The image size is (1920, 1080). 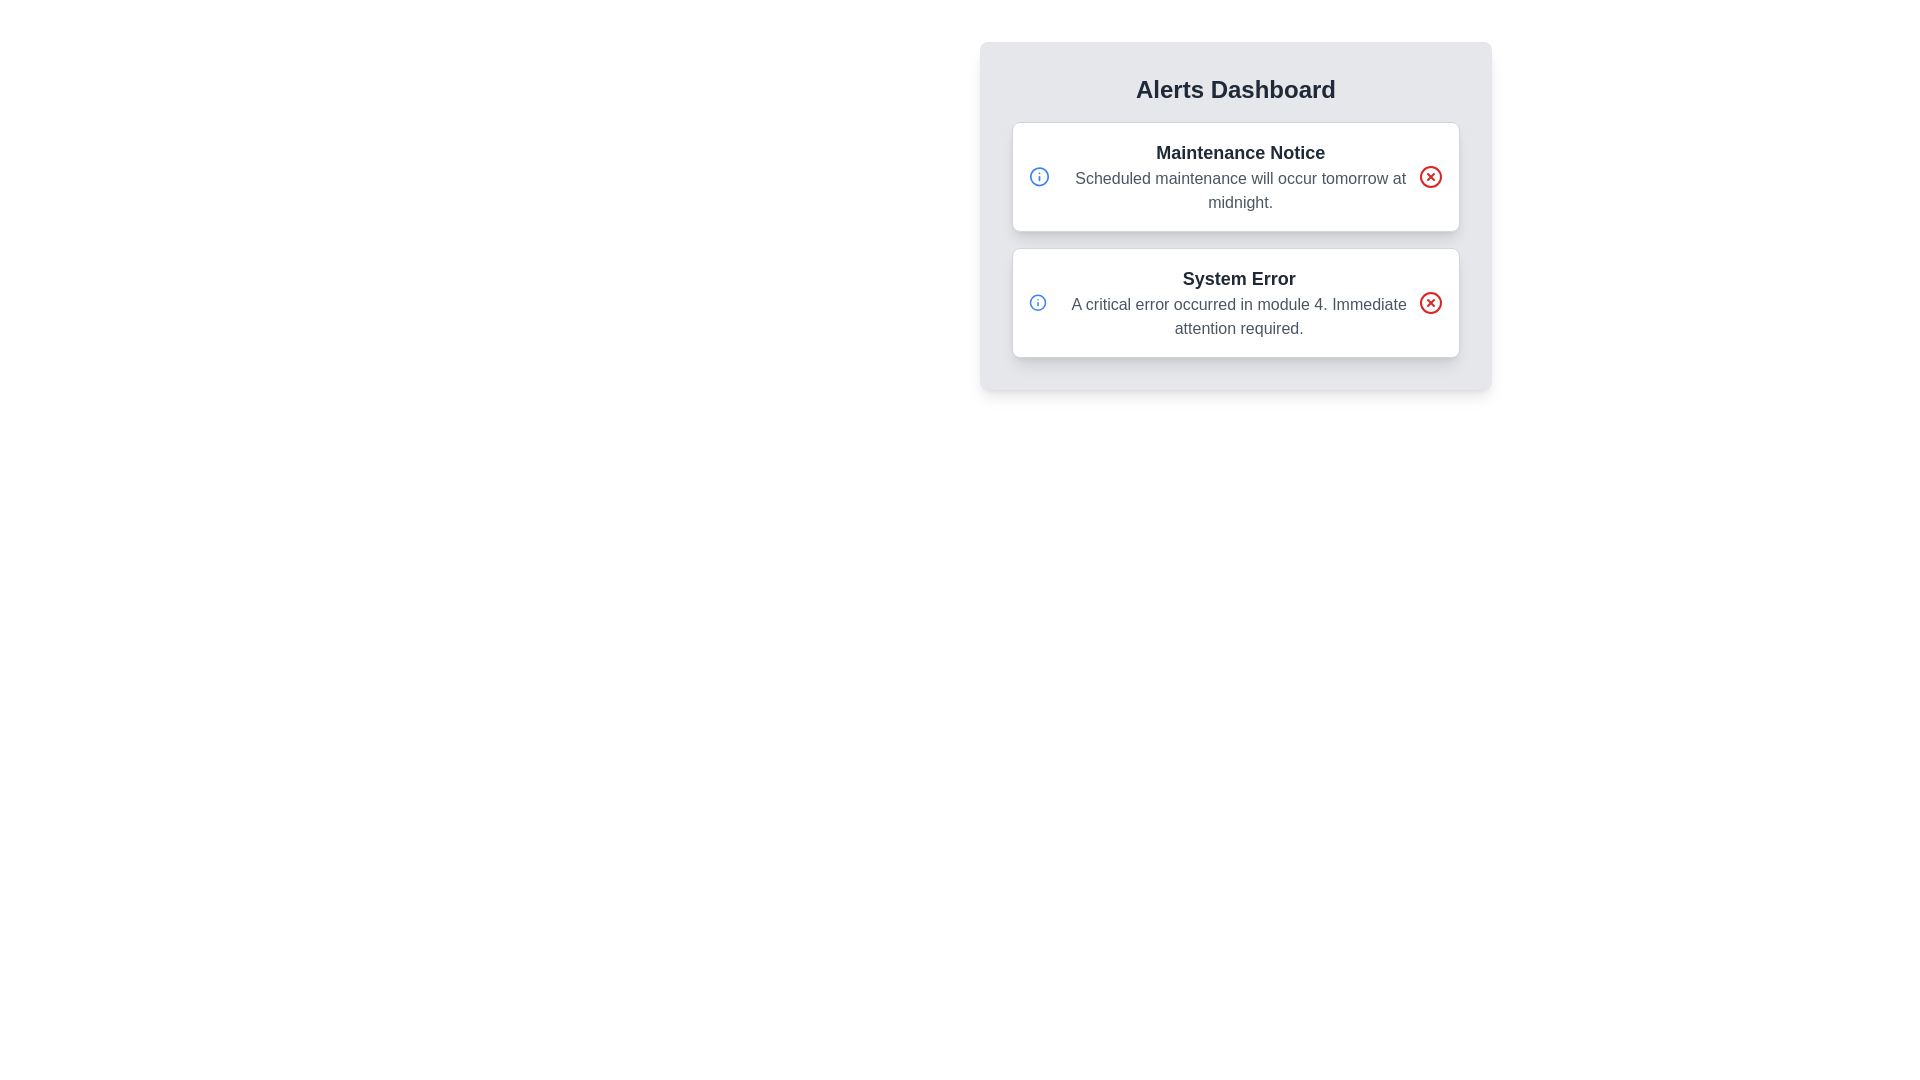 What do you see at coordinates (1238, 315) in the screenshot?
I see `the second text label that conveys detailed error information, located directly under the 'System Error' text in the 'Alerts Dashboard' interface` at bounding box center [1238, 315].